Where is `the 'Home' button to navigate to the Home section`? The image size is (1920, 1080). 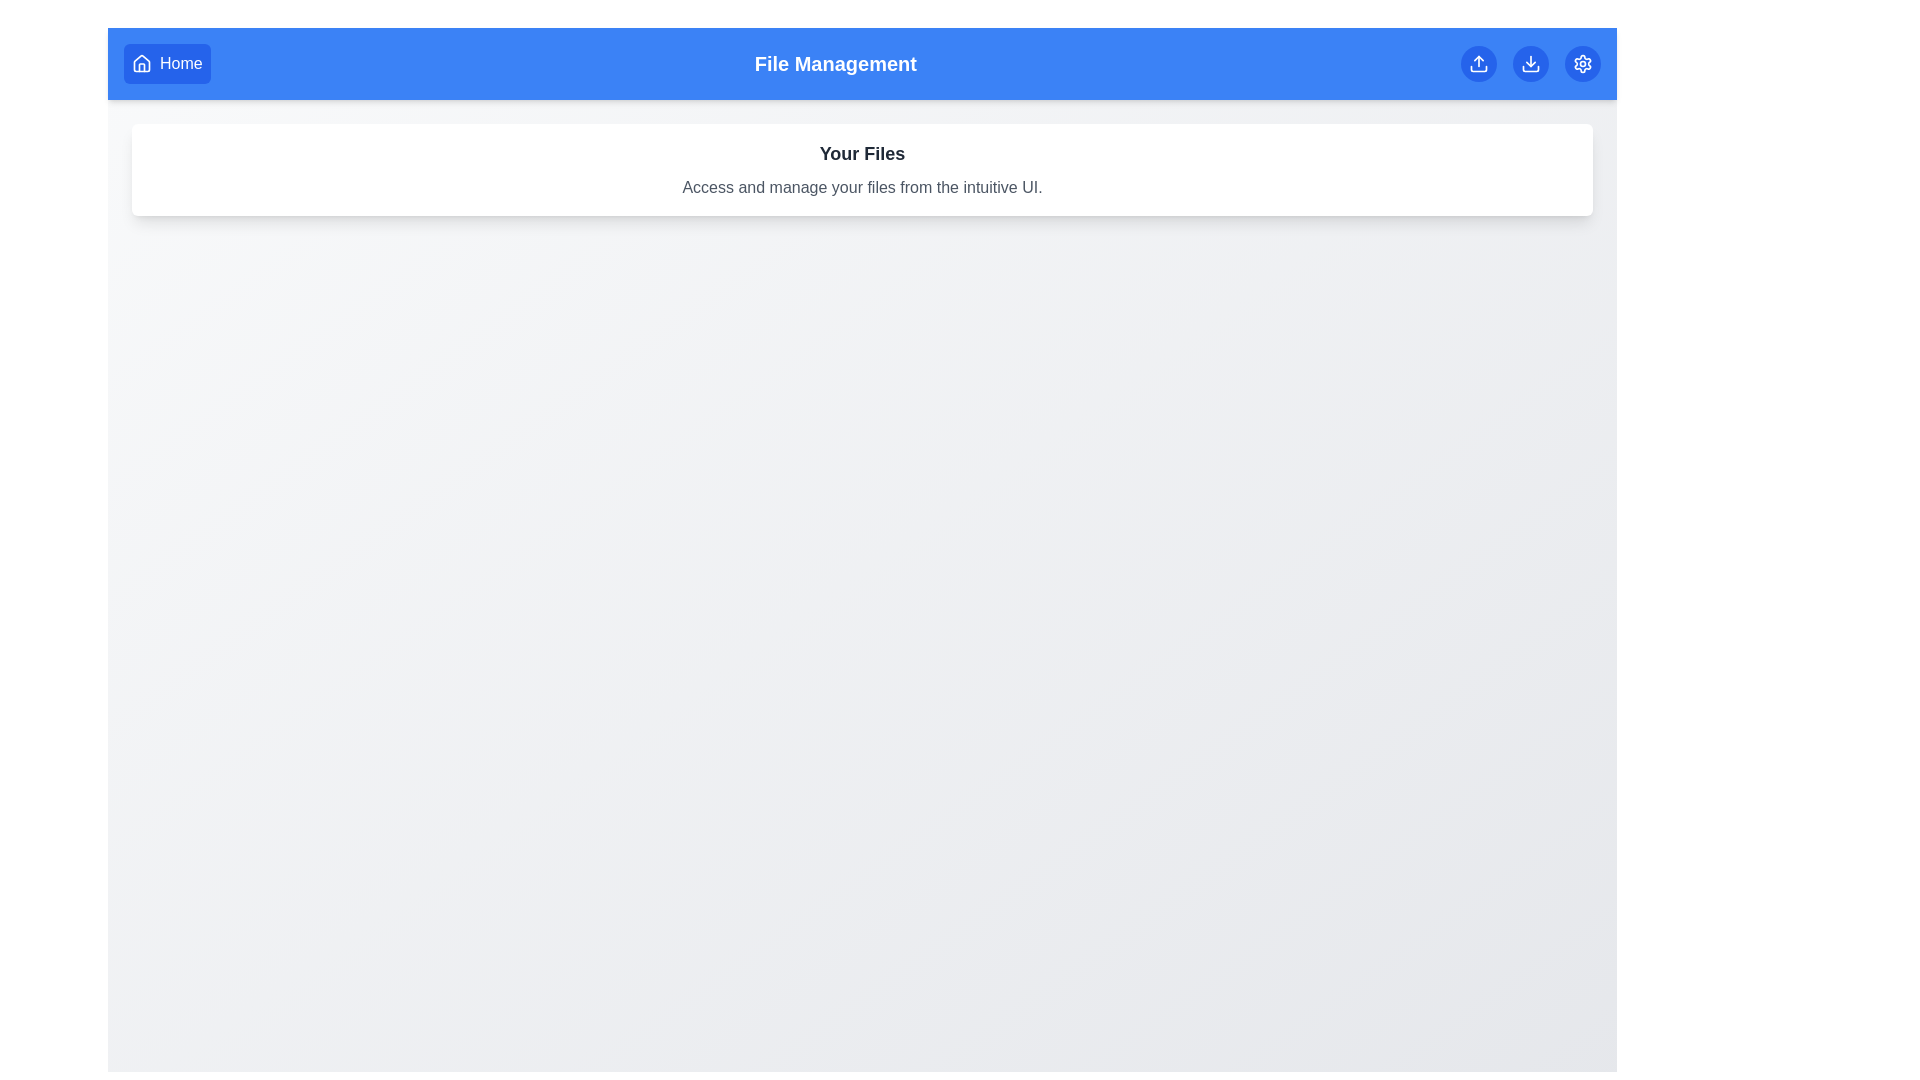 the 'Home' button to navigate to the Home section is located at coordinates (167, 63).